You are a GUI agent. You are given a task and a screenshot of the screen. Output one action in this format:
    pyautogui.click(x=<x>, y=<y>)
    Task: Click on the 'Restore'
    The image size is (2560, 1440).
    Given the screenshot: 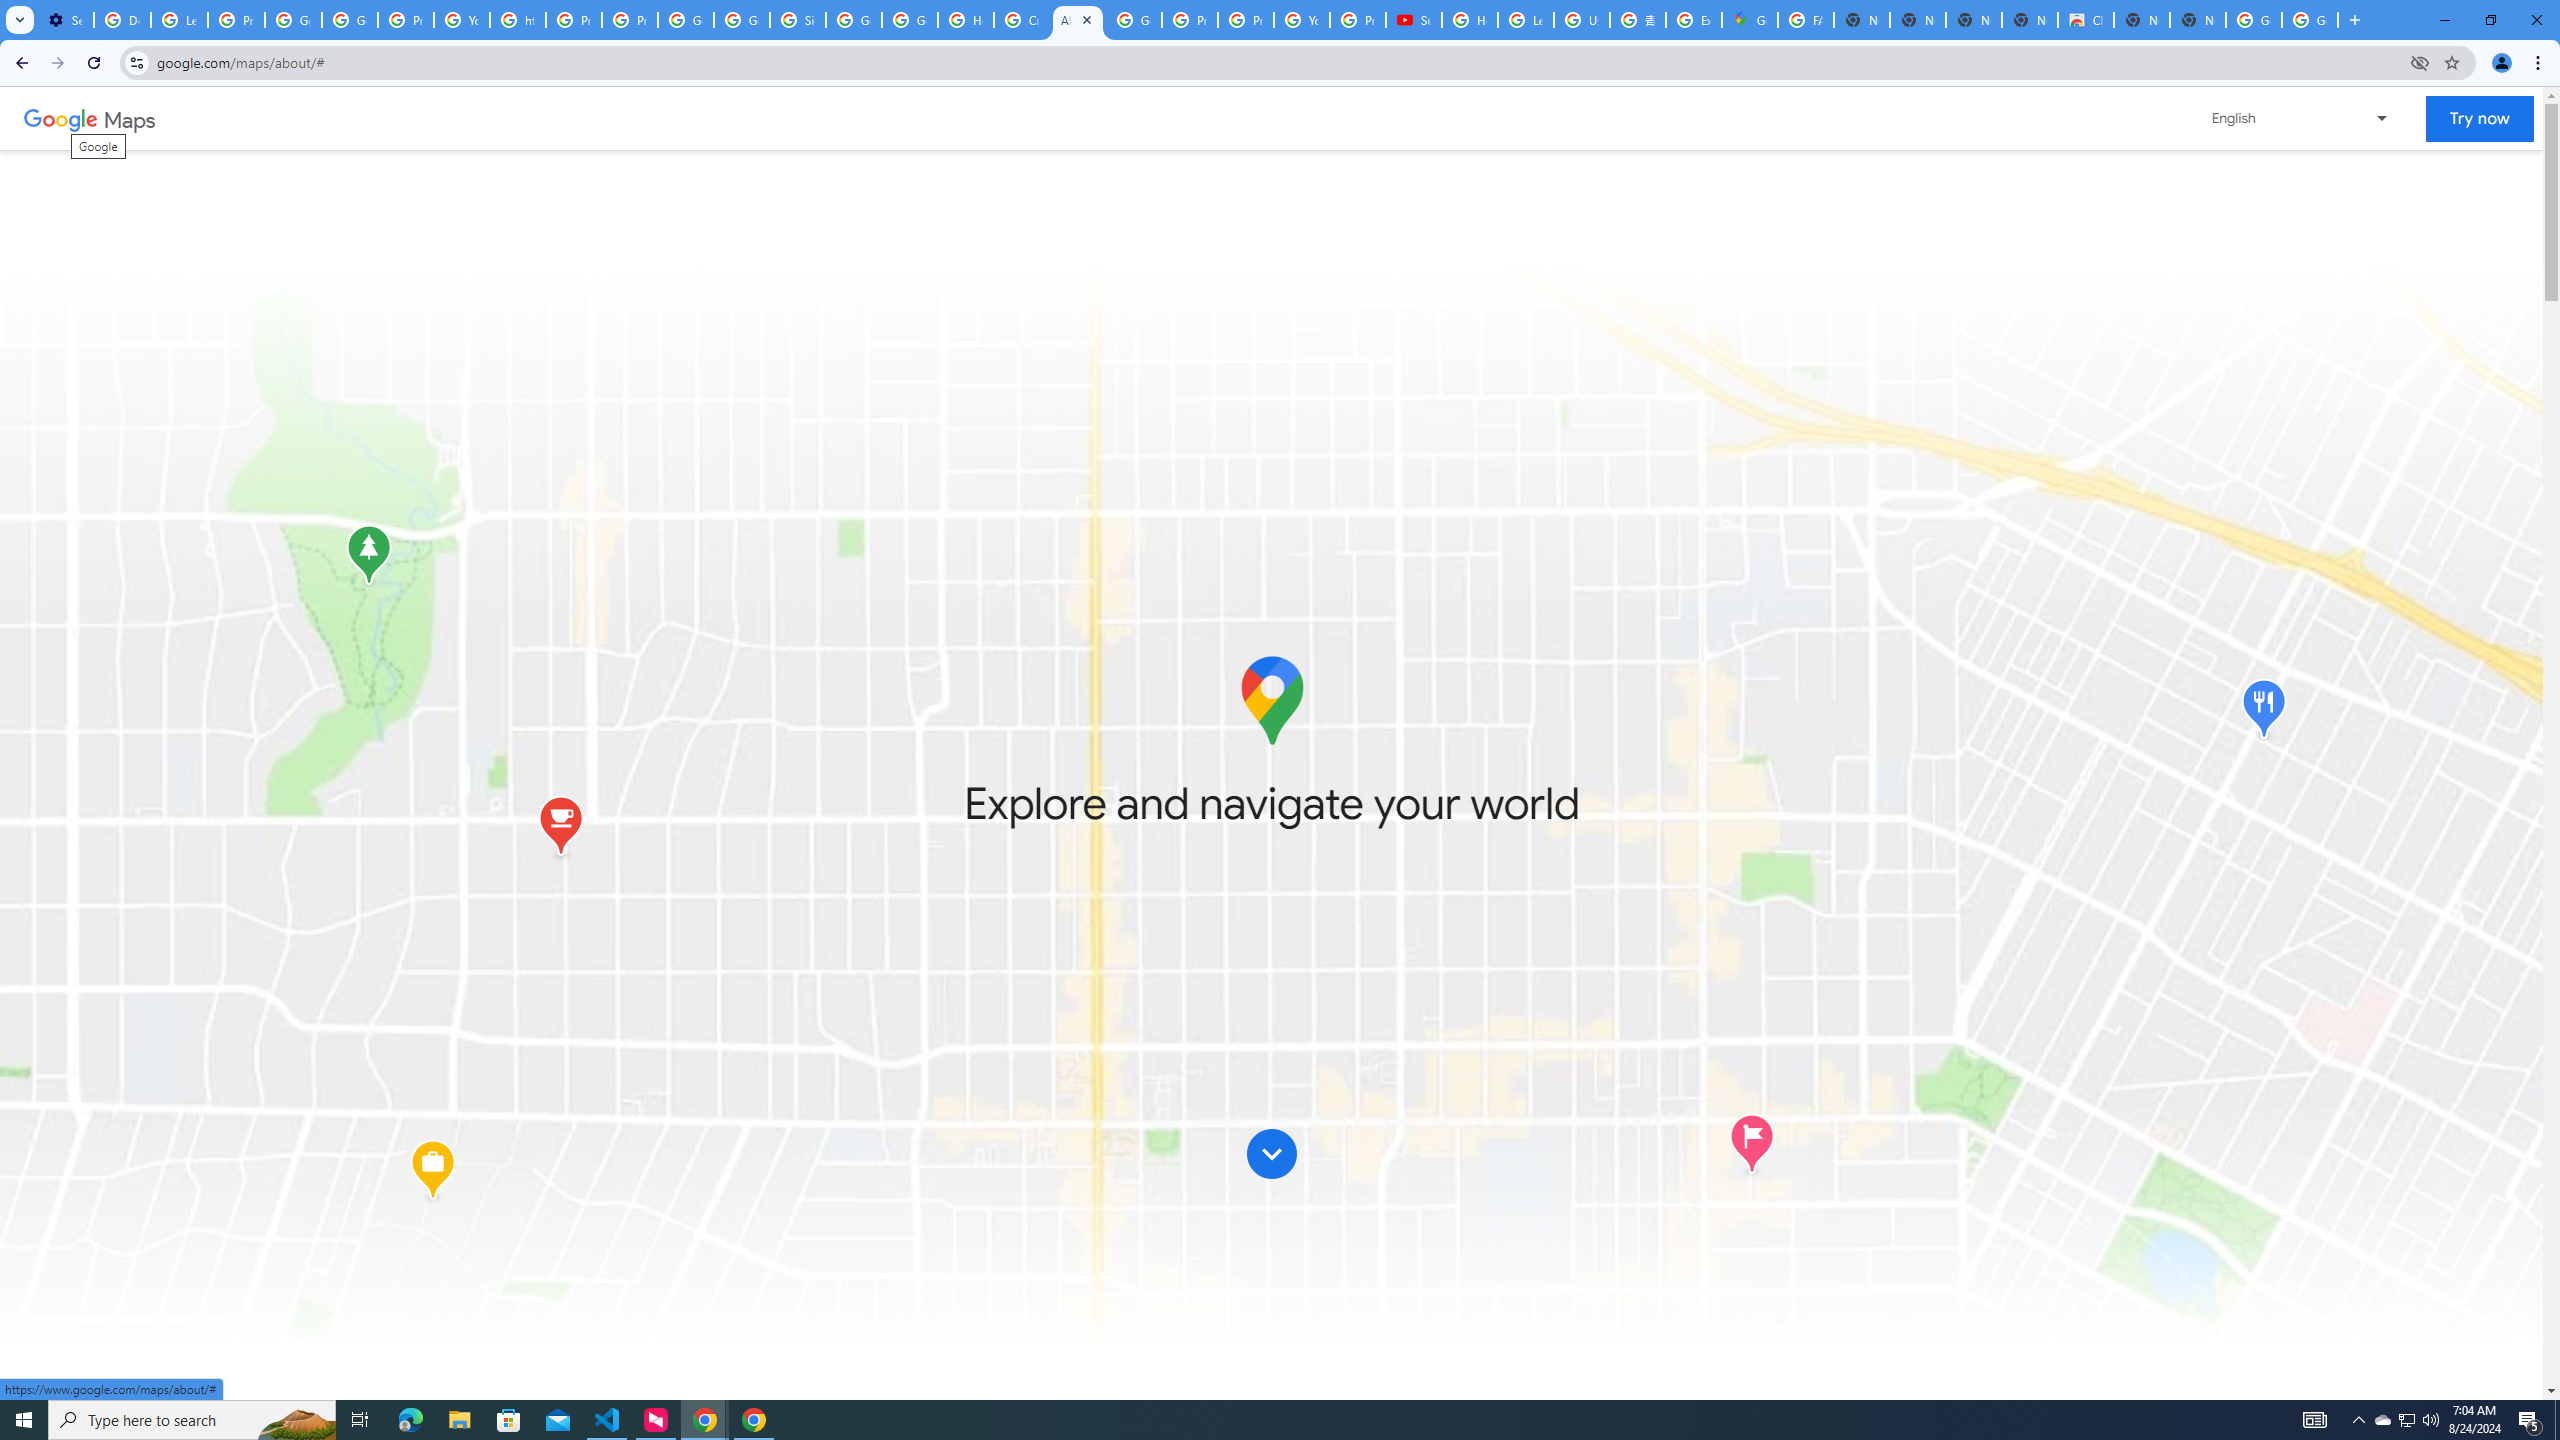 What is the action you would take?
    pyautogui.click(x=2490, y=19)
    